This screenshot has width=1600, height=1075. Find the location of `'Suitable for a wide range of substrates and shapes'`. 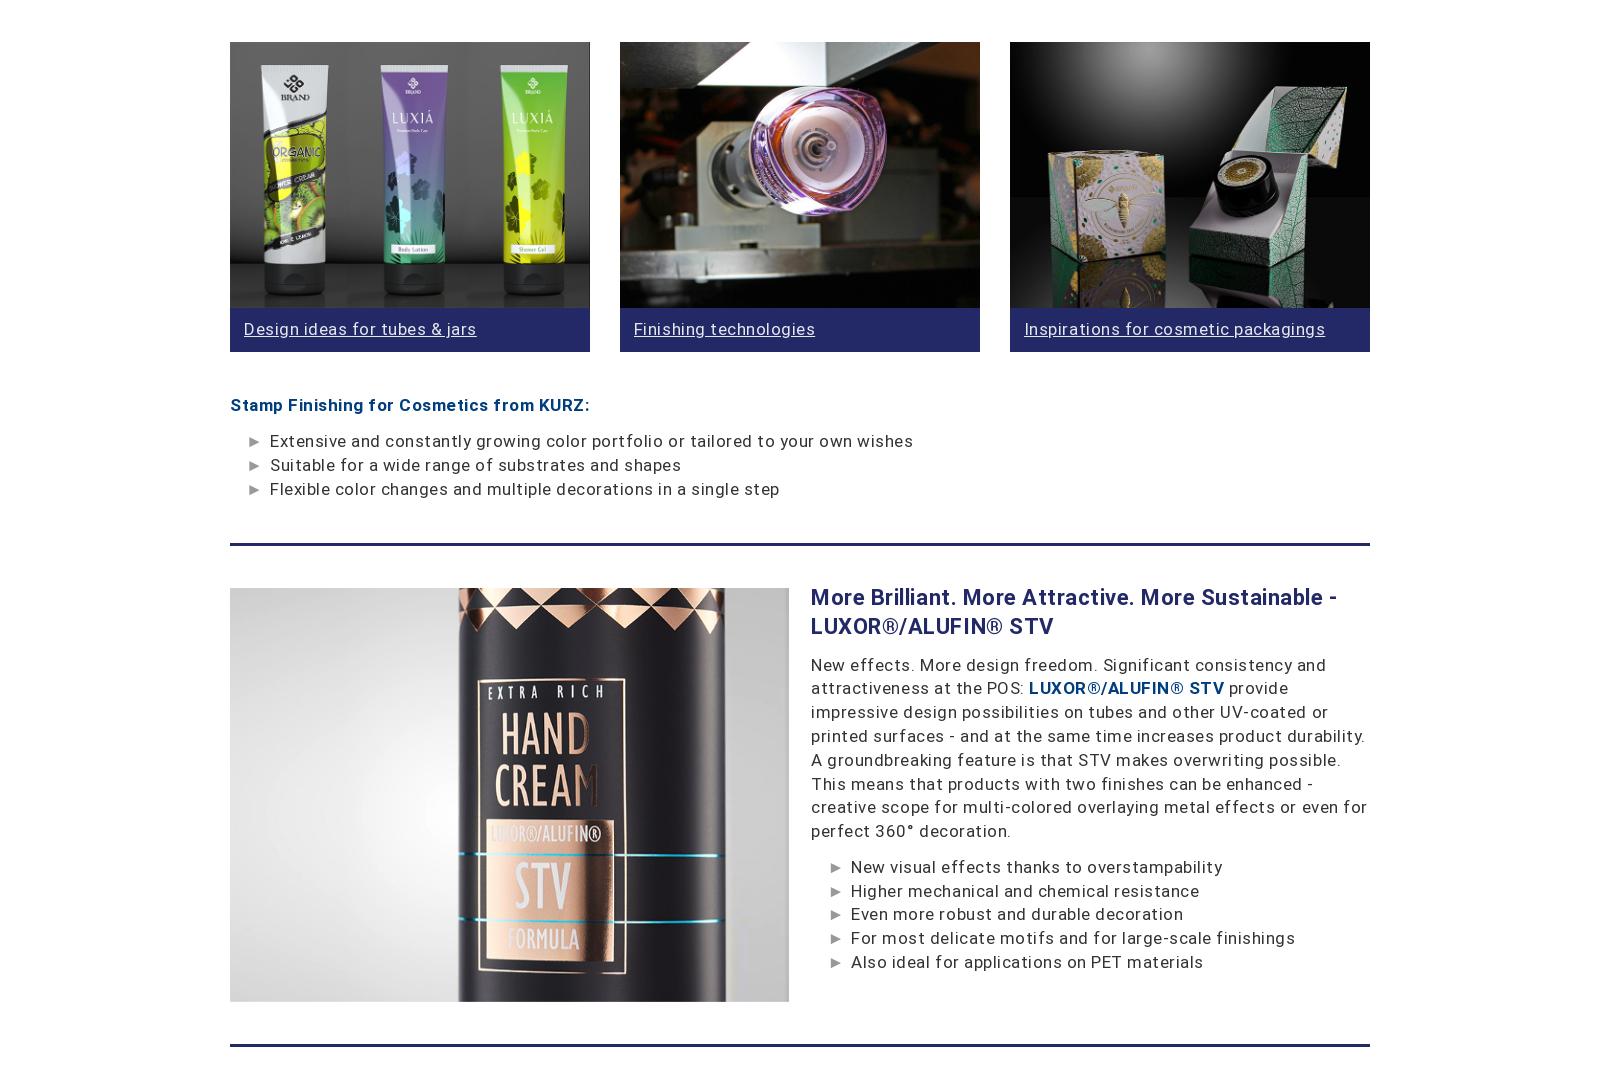

'Suitable for a wide range of substrates and shapes' is located at coordinates (270, 463).